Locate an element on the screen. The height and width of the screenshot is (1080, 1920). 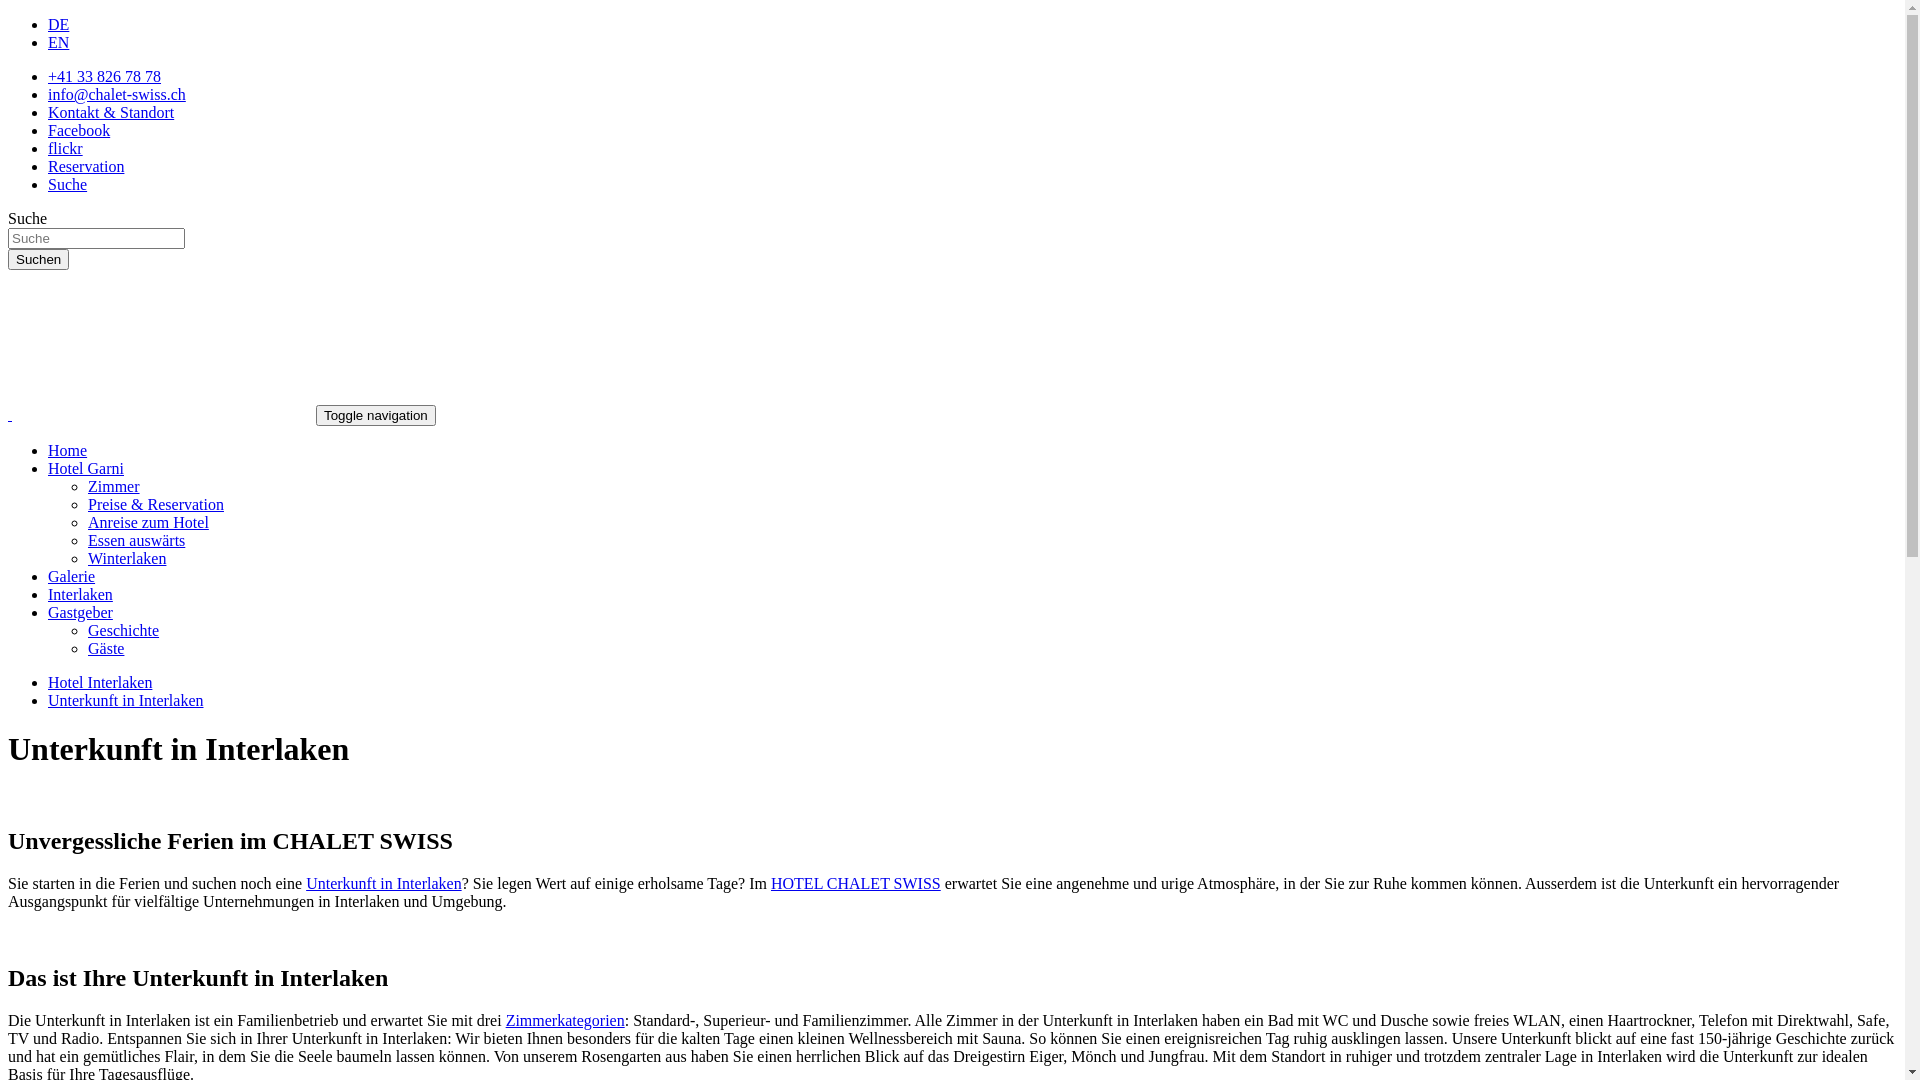
'Galerie' is located at coordinates (71, 576).